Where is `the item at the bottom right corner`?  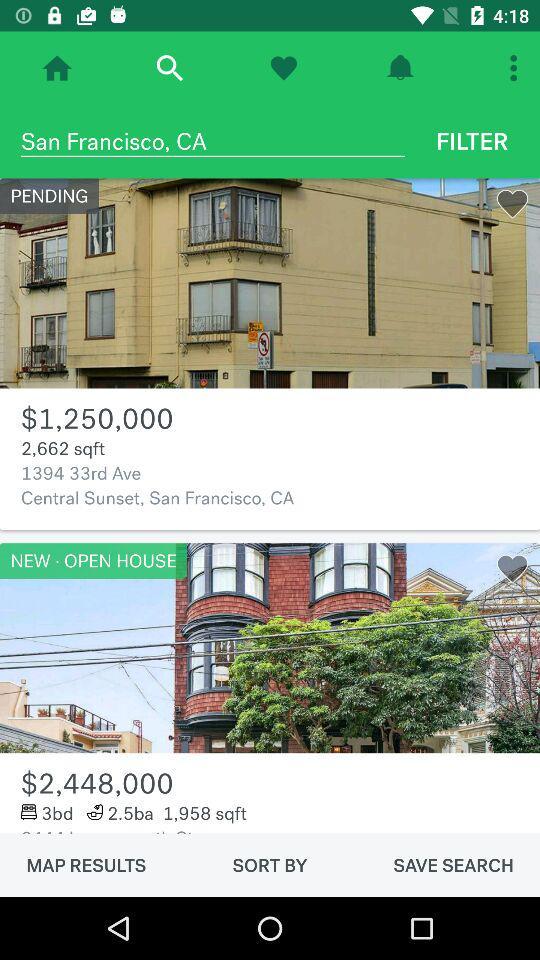
the item at the bottom right corner is located at coordinates (453, 864).